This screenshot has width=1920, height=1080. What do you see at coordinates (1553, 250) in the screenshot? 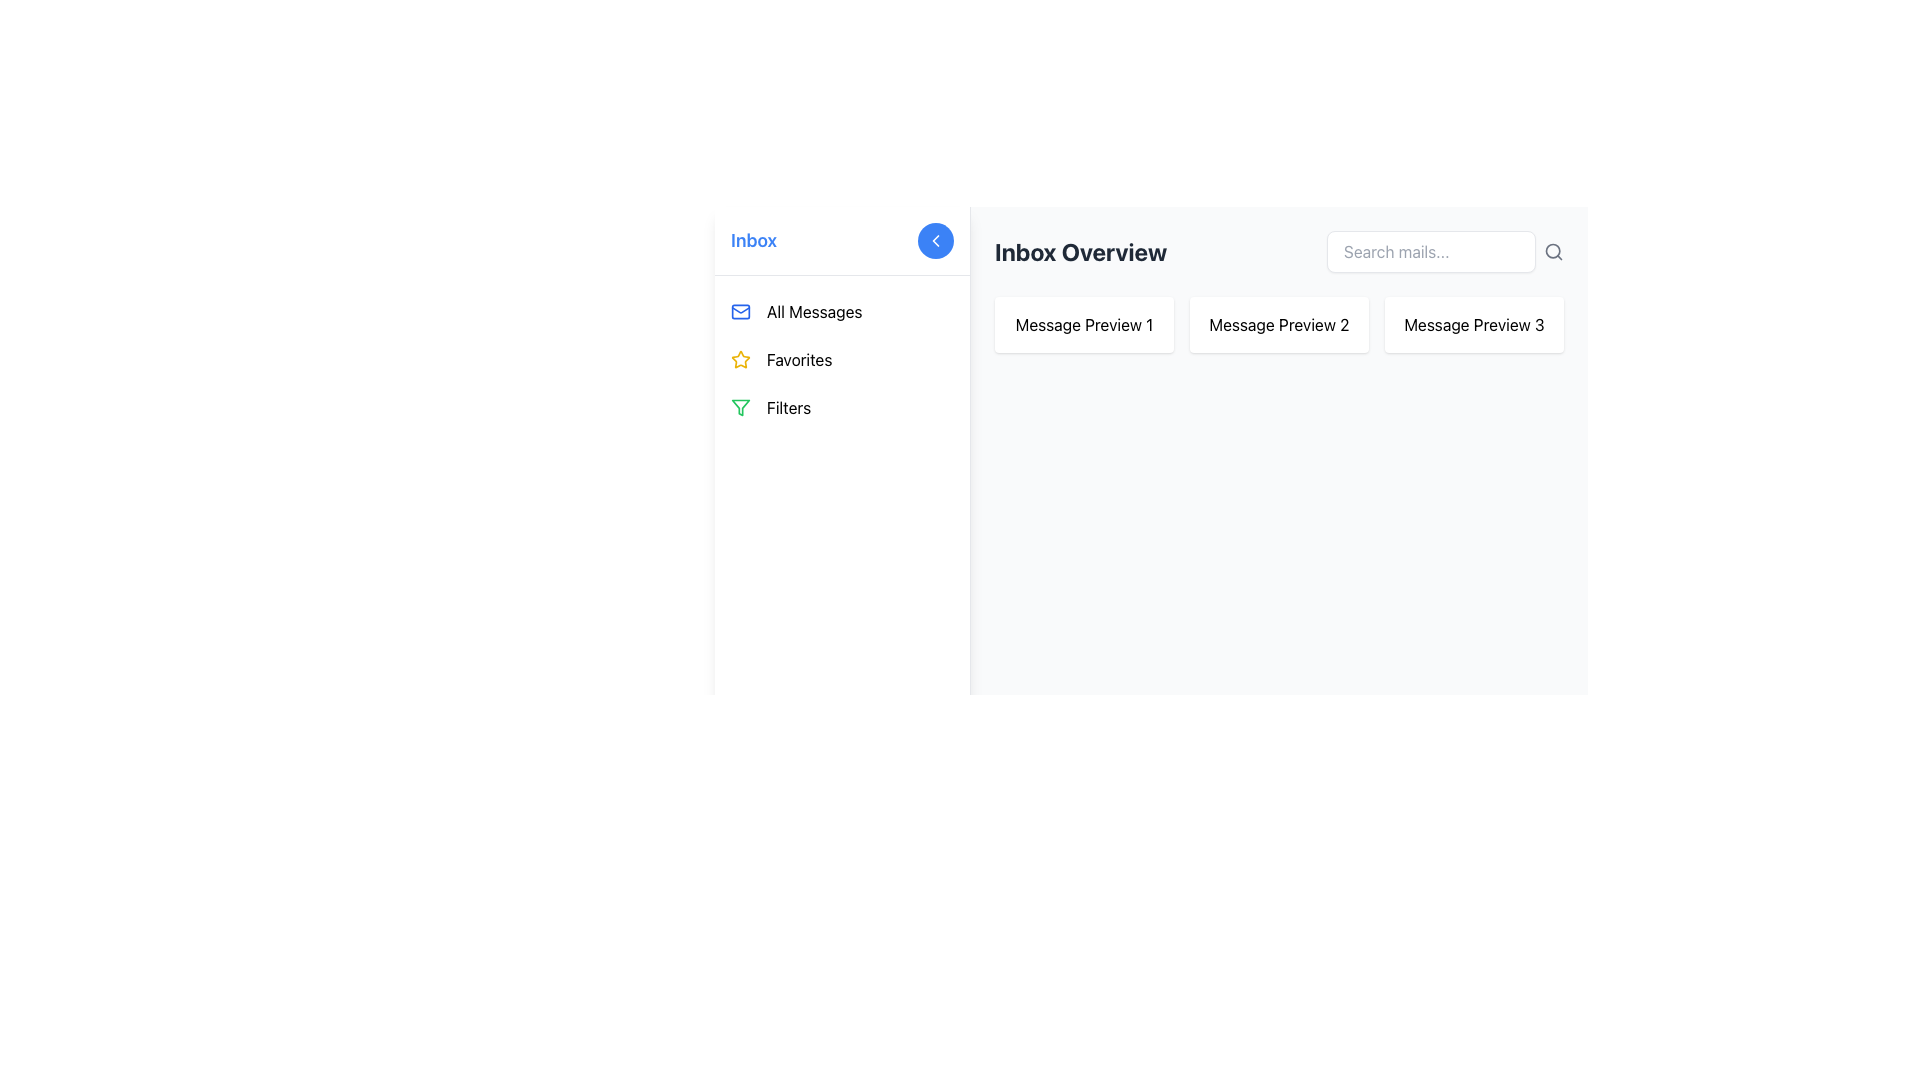
I see `the magnifying glass icon, which is a minimalistic outline design in gray, located adjacent to the right of the search input field with placeholder text 'Search mails...'` at bounding box center [1553, 250].